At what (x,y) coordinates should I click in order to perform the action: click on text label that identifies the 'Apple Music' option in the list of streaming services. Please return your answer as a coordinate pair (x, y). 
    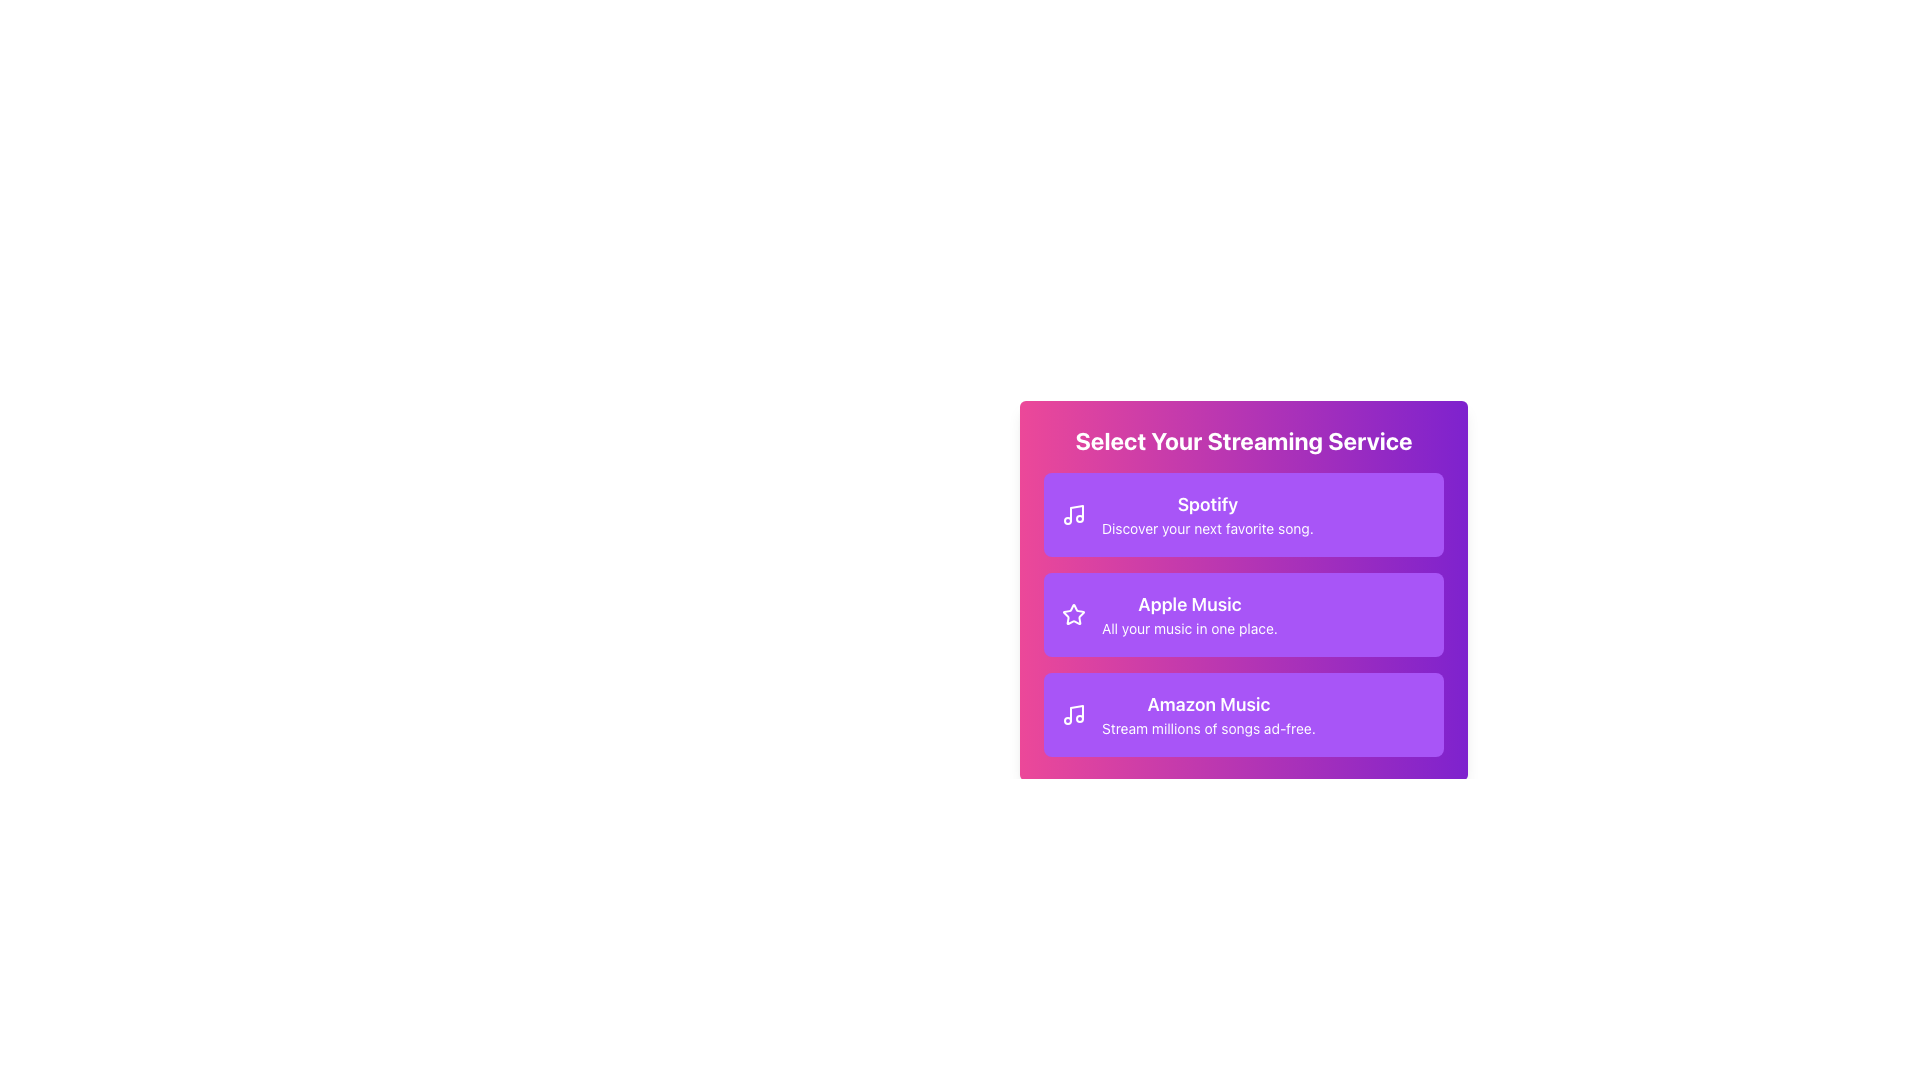
    Looking at the image, I should click on (1190, 604).